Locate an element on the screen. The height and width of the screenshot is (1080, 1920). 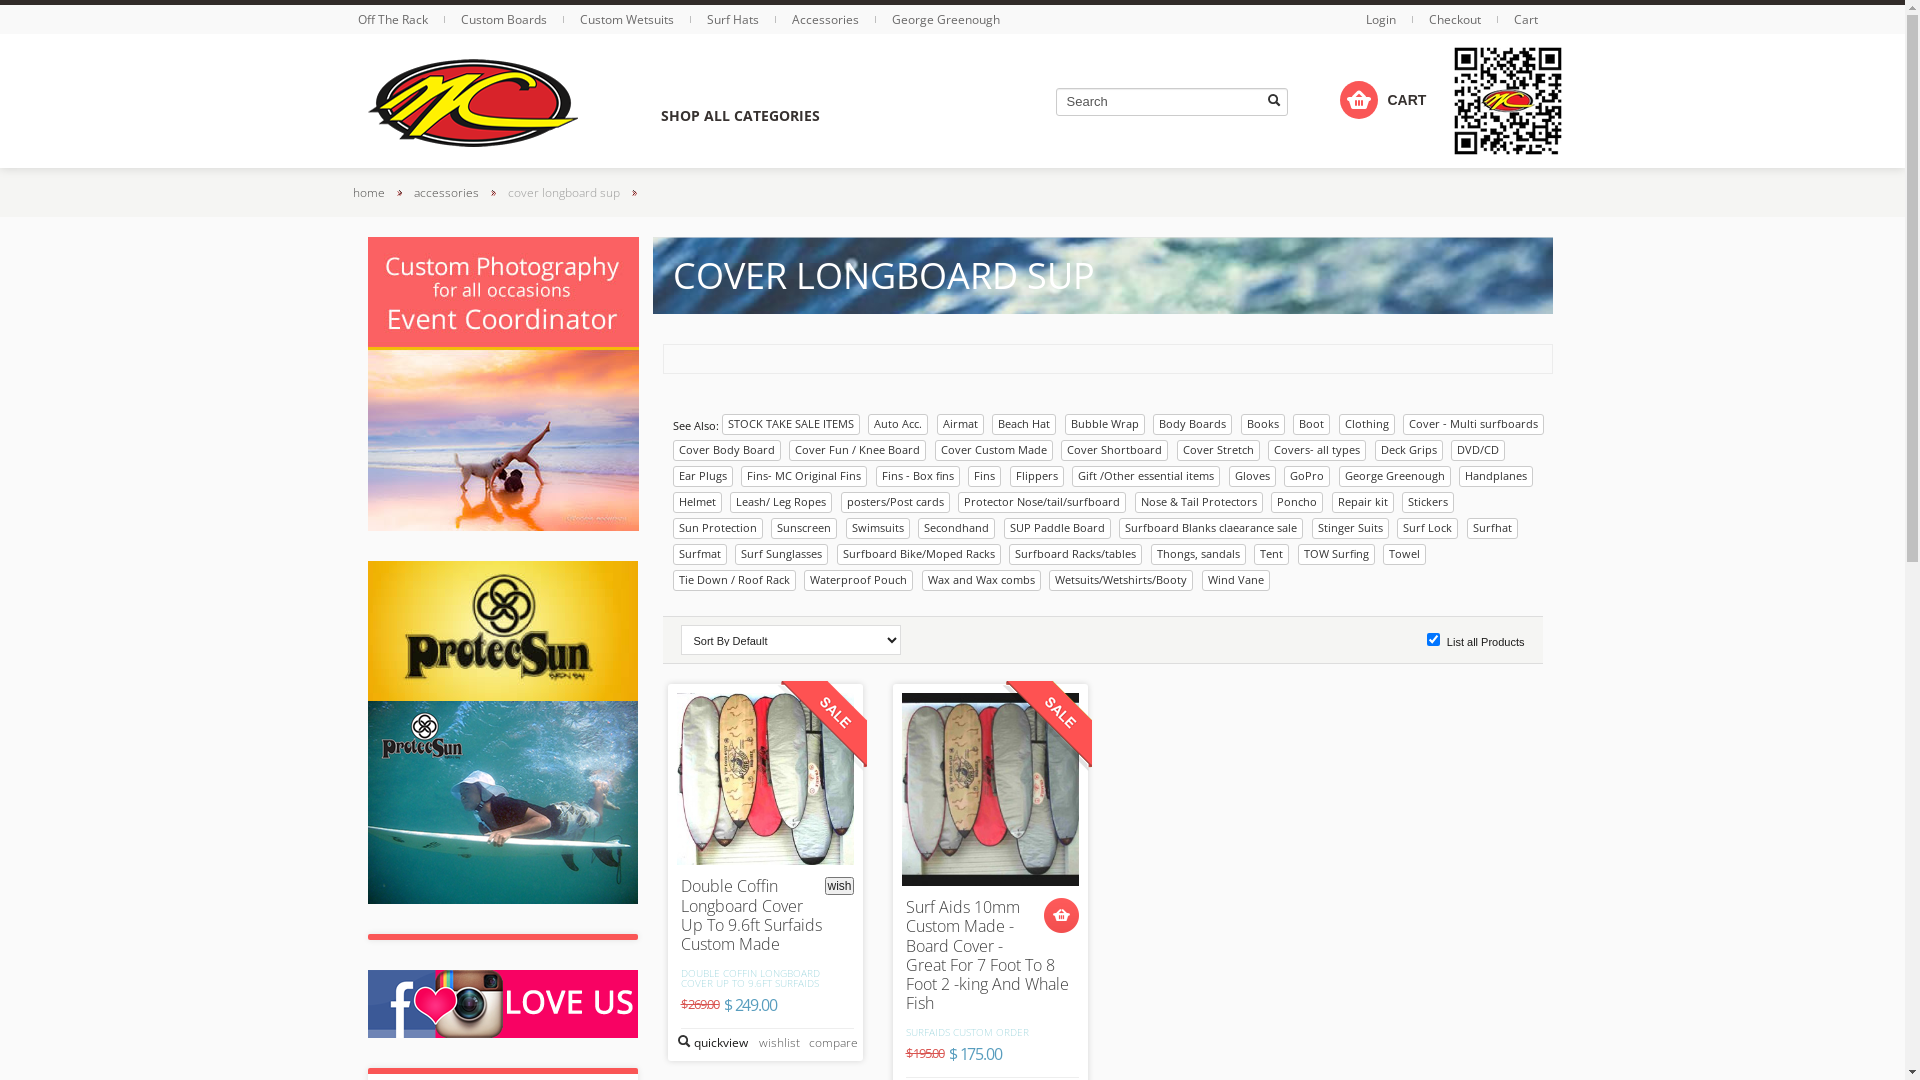
'Sunscreen' is located at coordinates (770, 527).